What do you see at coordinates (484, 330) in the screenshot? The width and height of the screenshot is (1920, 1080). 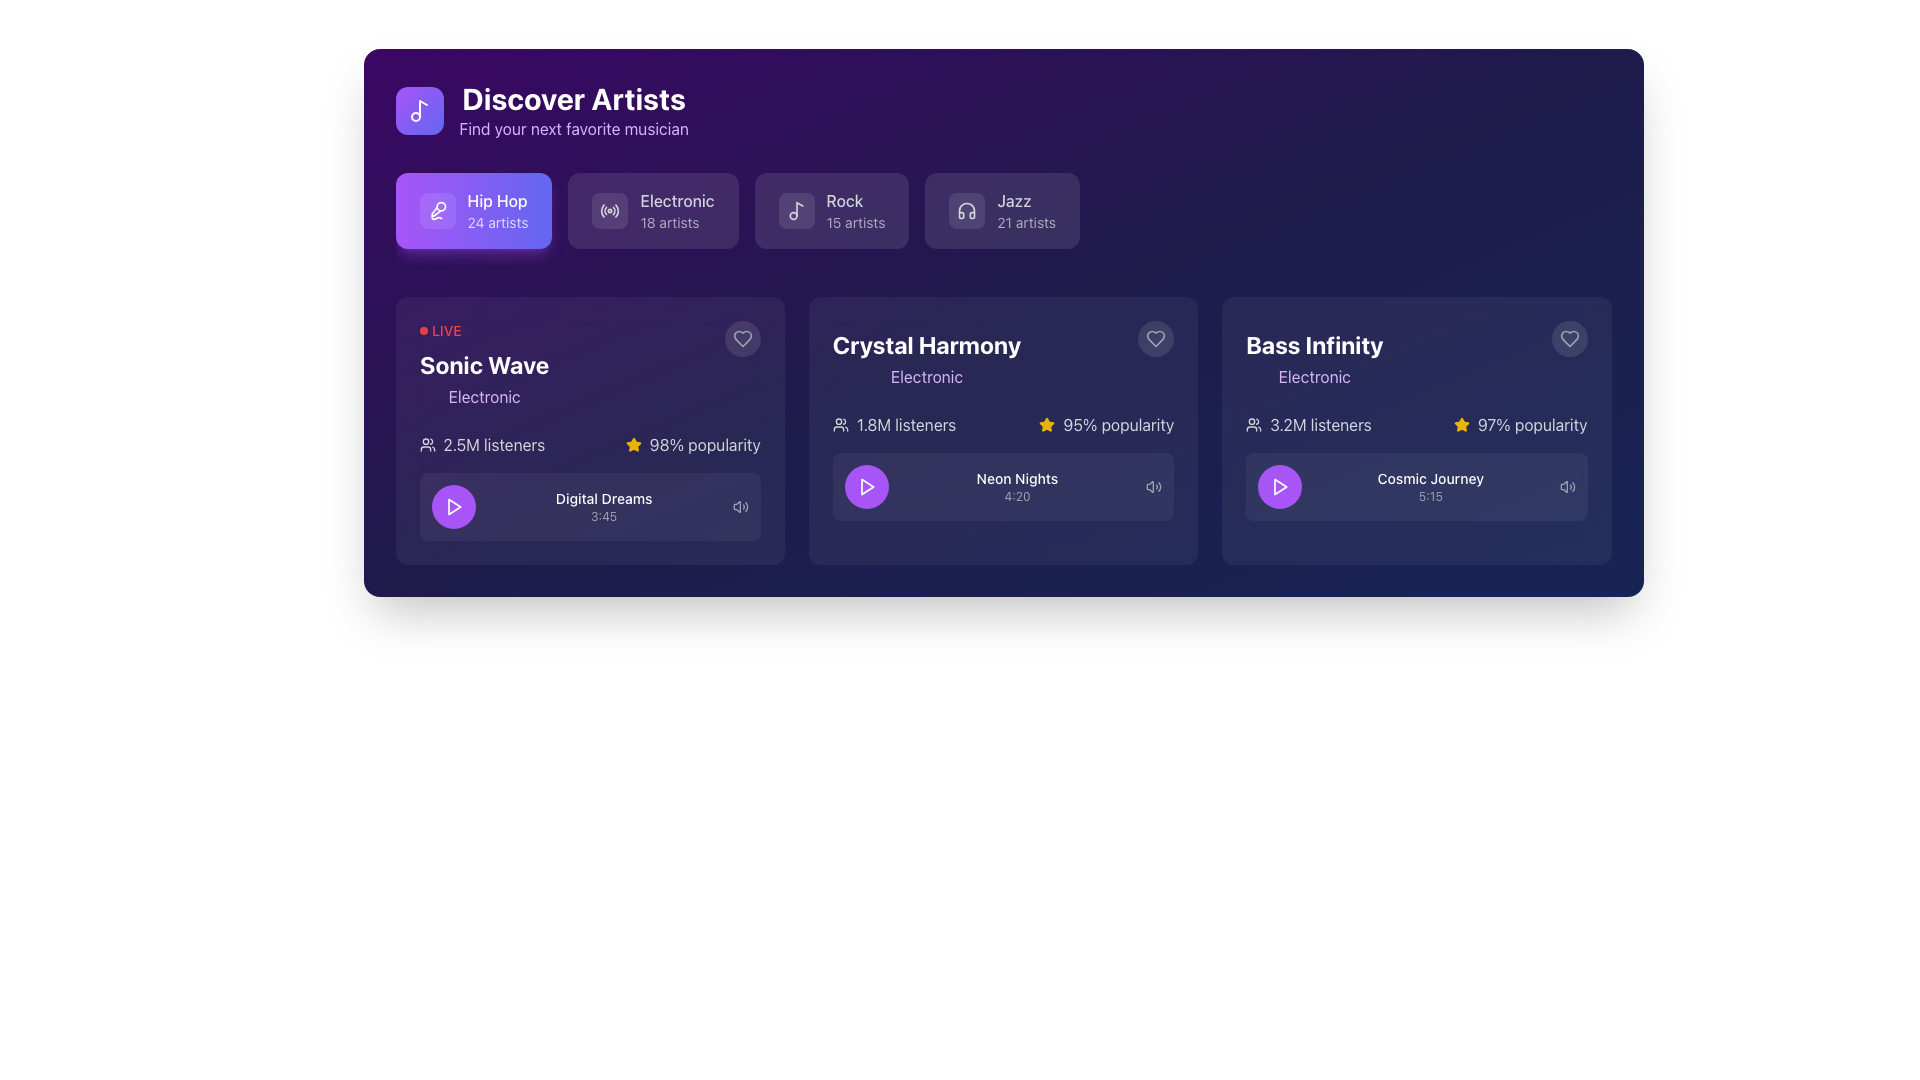 I see `the 'LIVE' label with a red circular badge located at the top-left corner of the highlighted card above the title 'Sonic Wave'` at bounding box center [484, 330].